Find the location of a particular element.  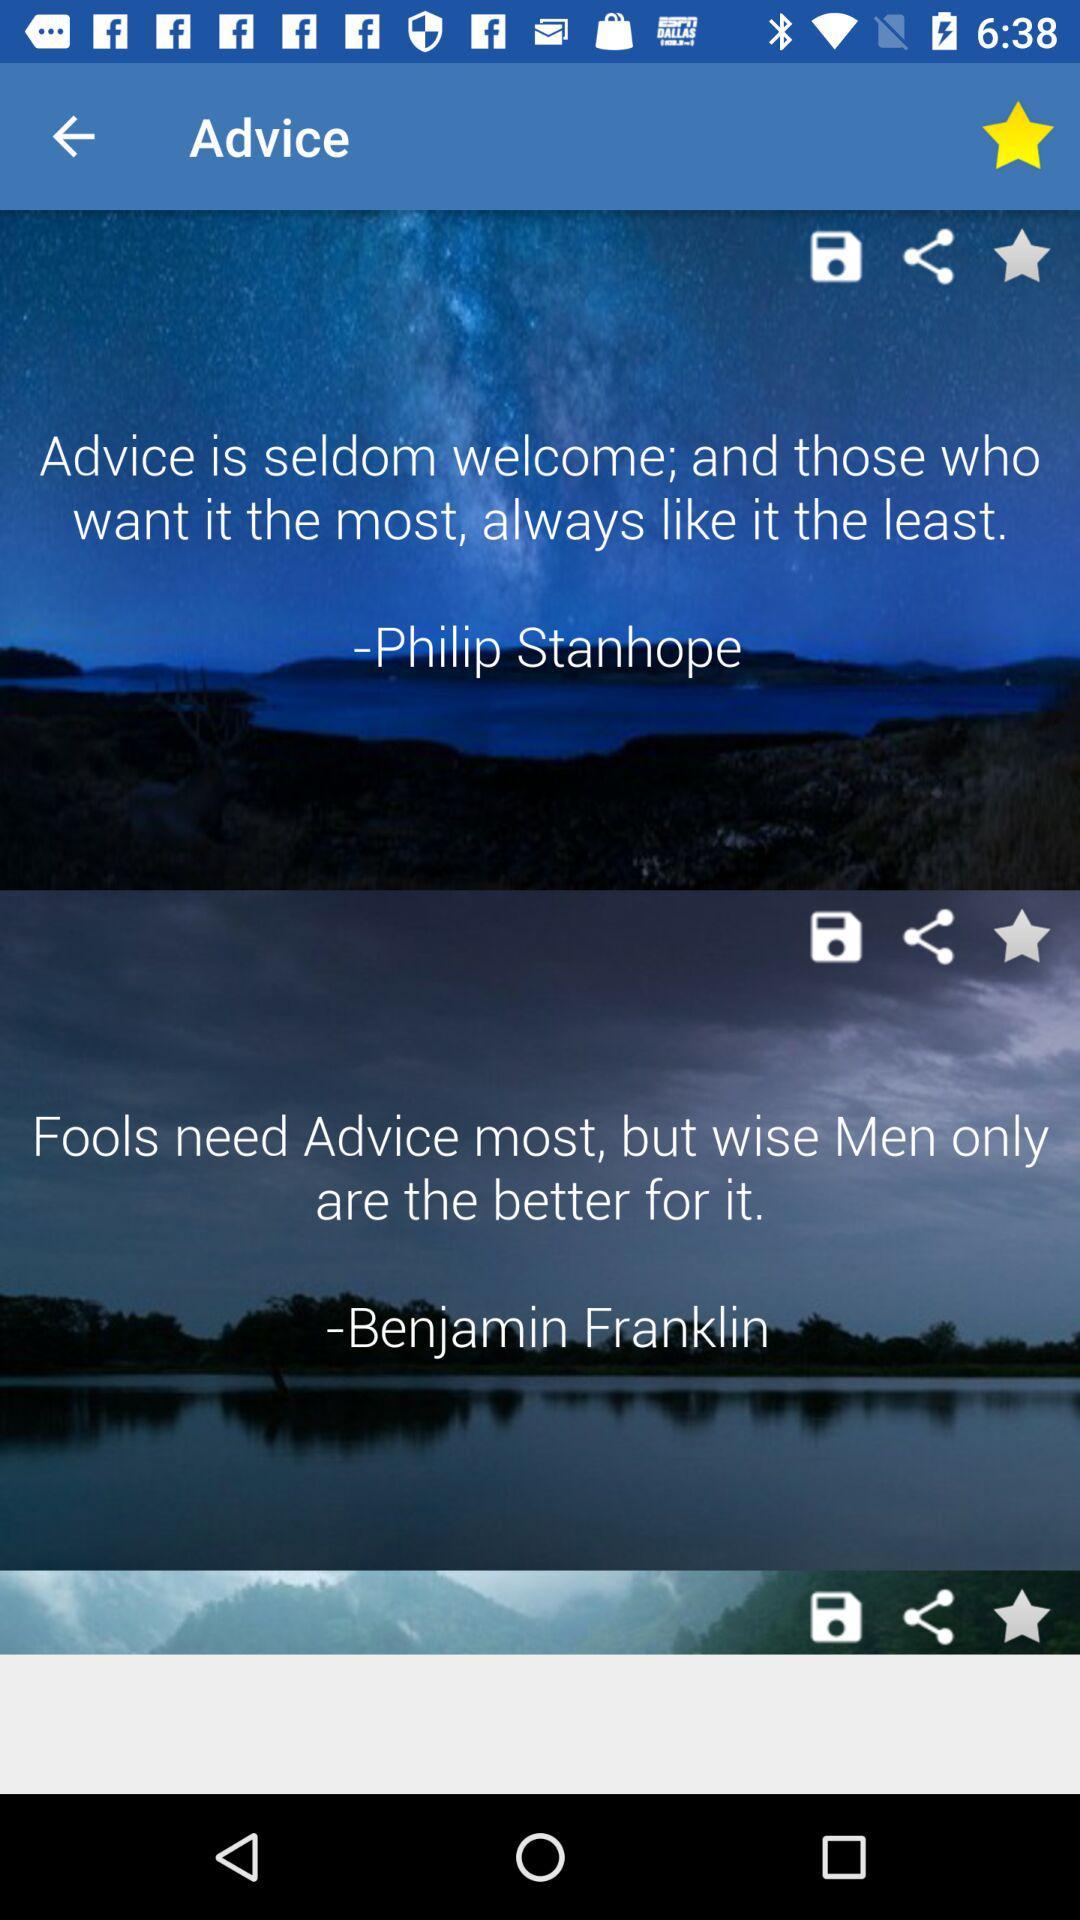

the item next to the advice is located at coordinates (72, 135).